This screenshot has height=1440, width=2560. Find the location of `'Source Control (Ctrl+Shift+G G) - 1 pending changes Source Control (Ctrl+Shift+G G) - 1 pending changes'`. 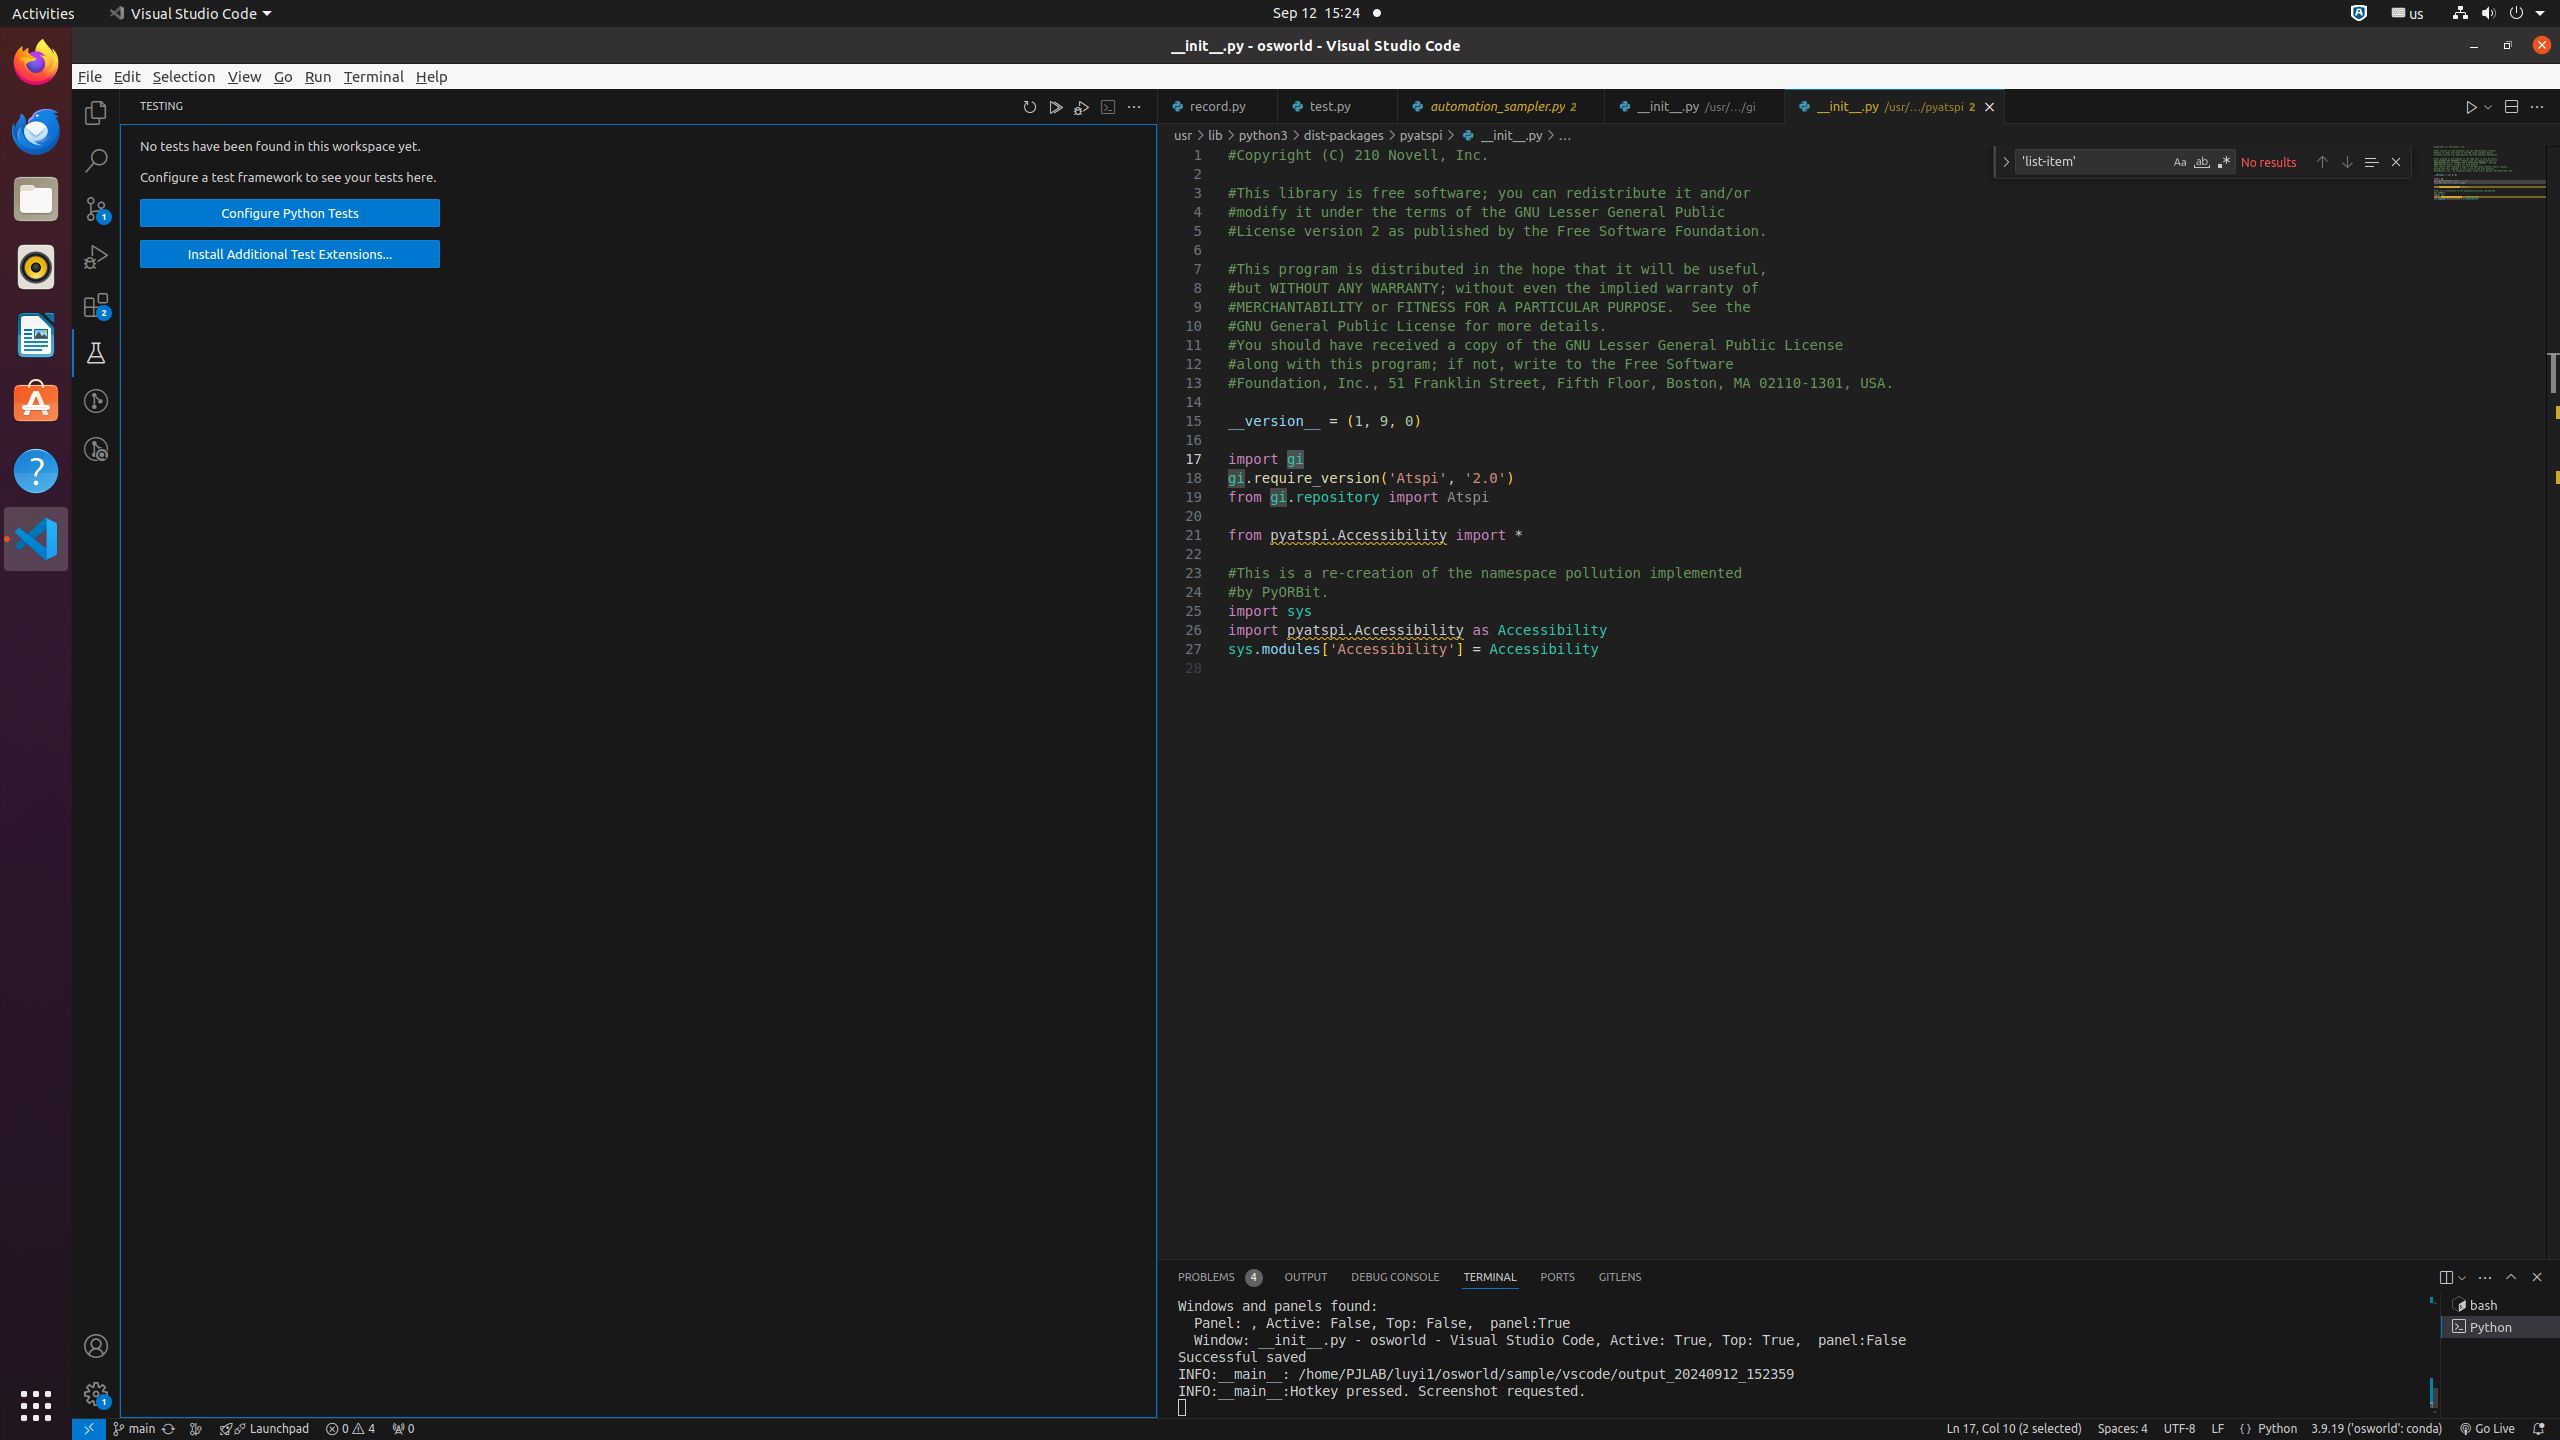

'Source Control (Ctrl+Shift+G G) - 1 pending changes Source Control (Ctrl+Shift+G G) - 1 pending changes' is located at coordinates (95, 207).